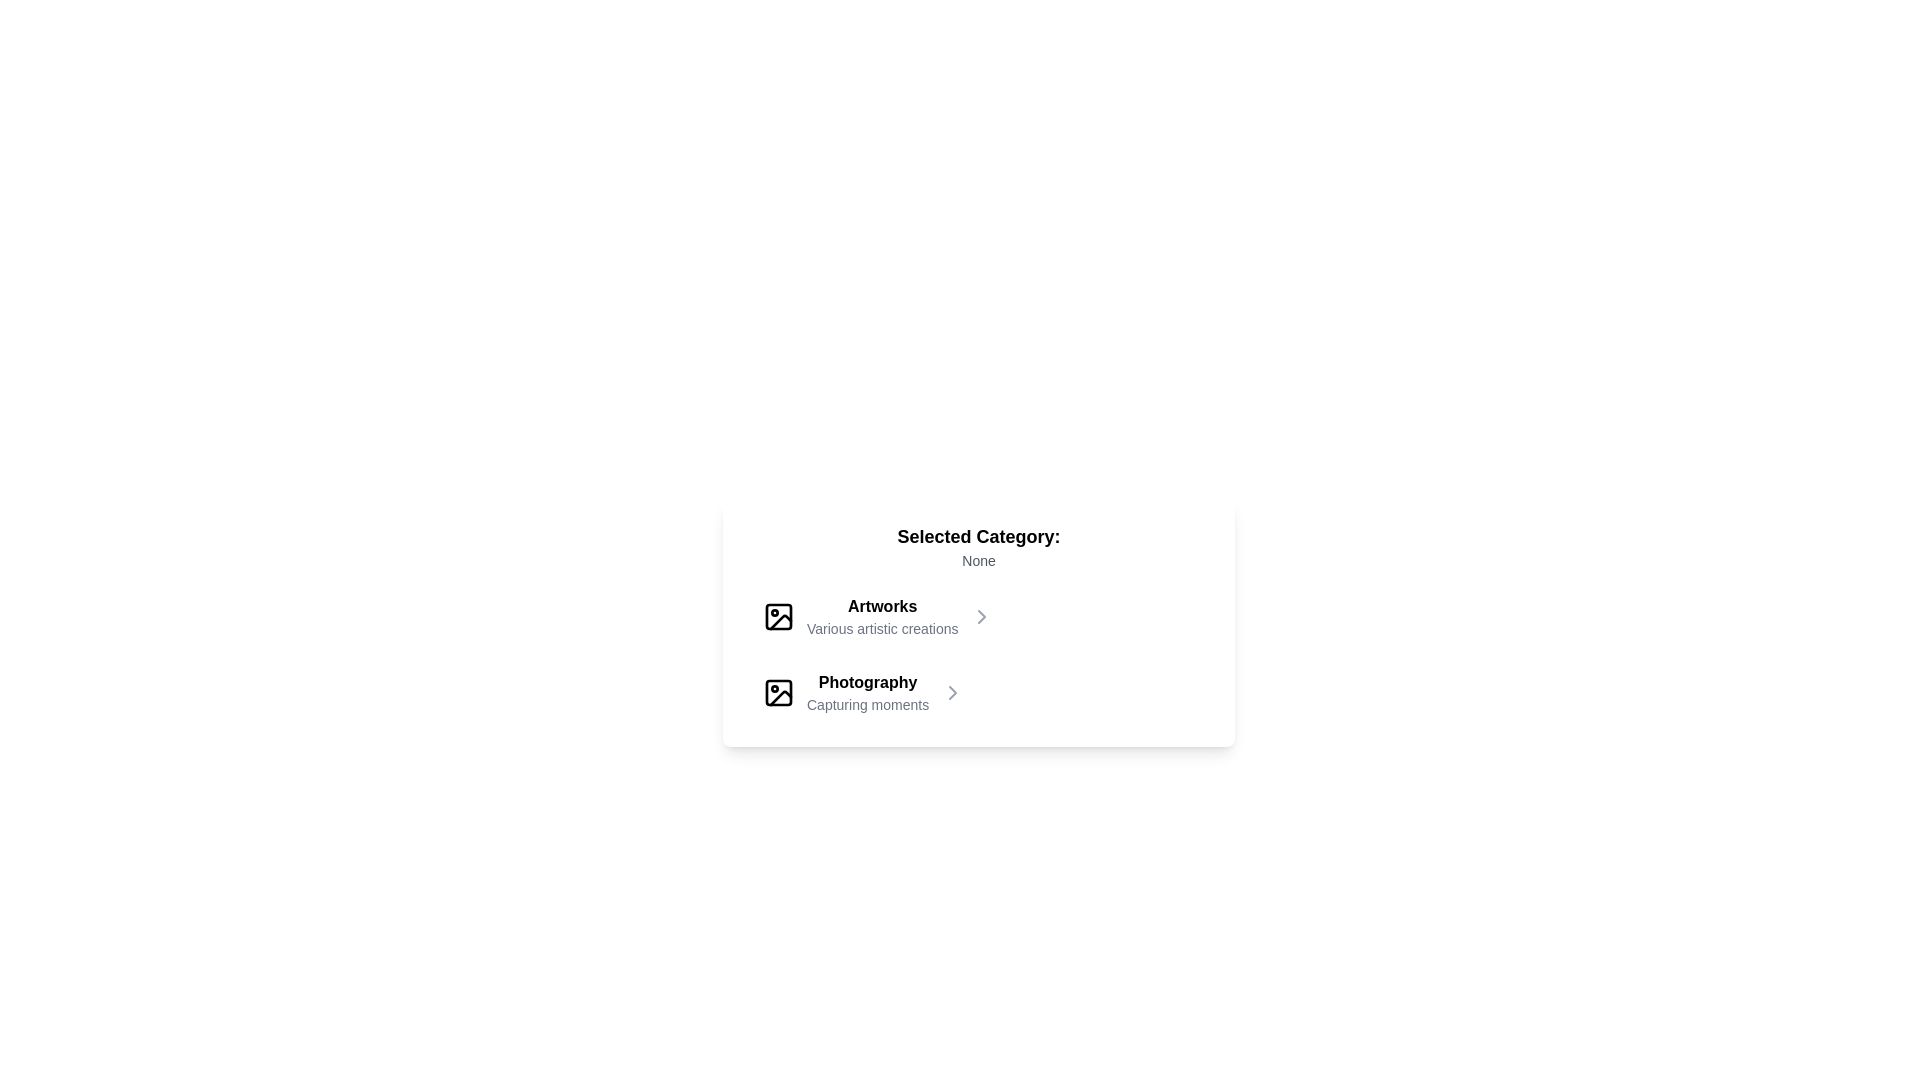  Describe the element at coordinates (982, 616) in the screenshot. I see `the right-facing chevron icon, which is gray and positioned to the right of the text 'Artworks Various artistic creations'` at that location.